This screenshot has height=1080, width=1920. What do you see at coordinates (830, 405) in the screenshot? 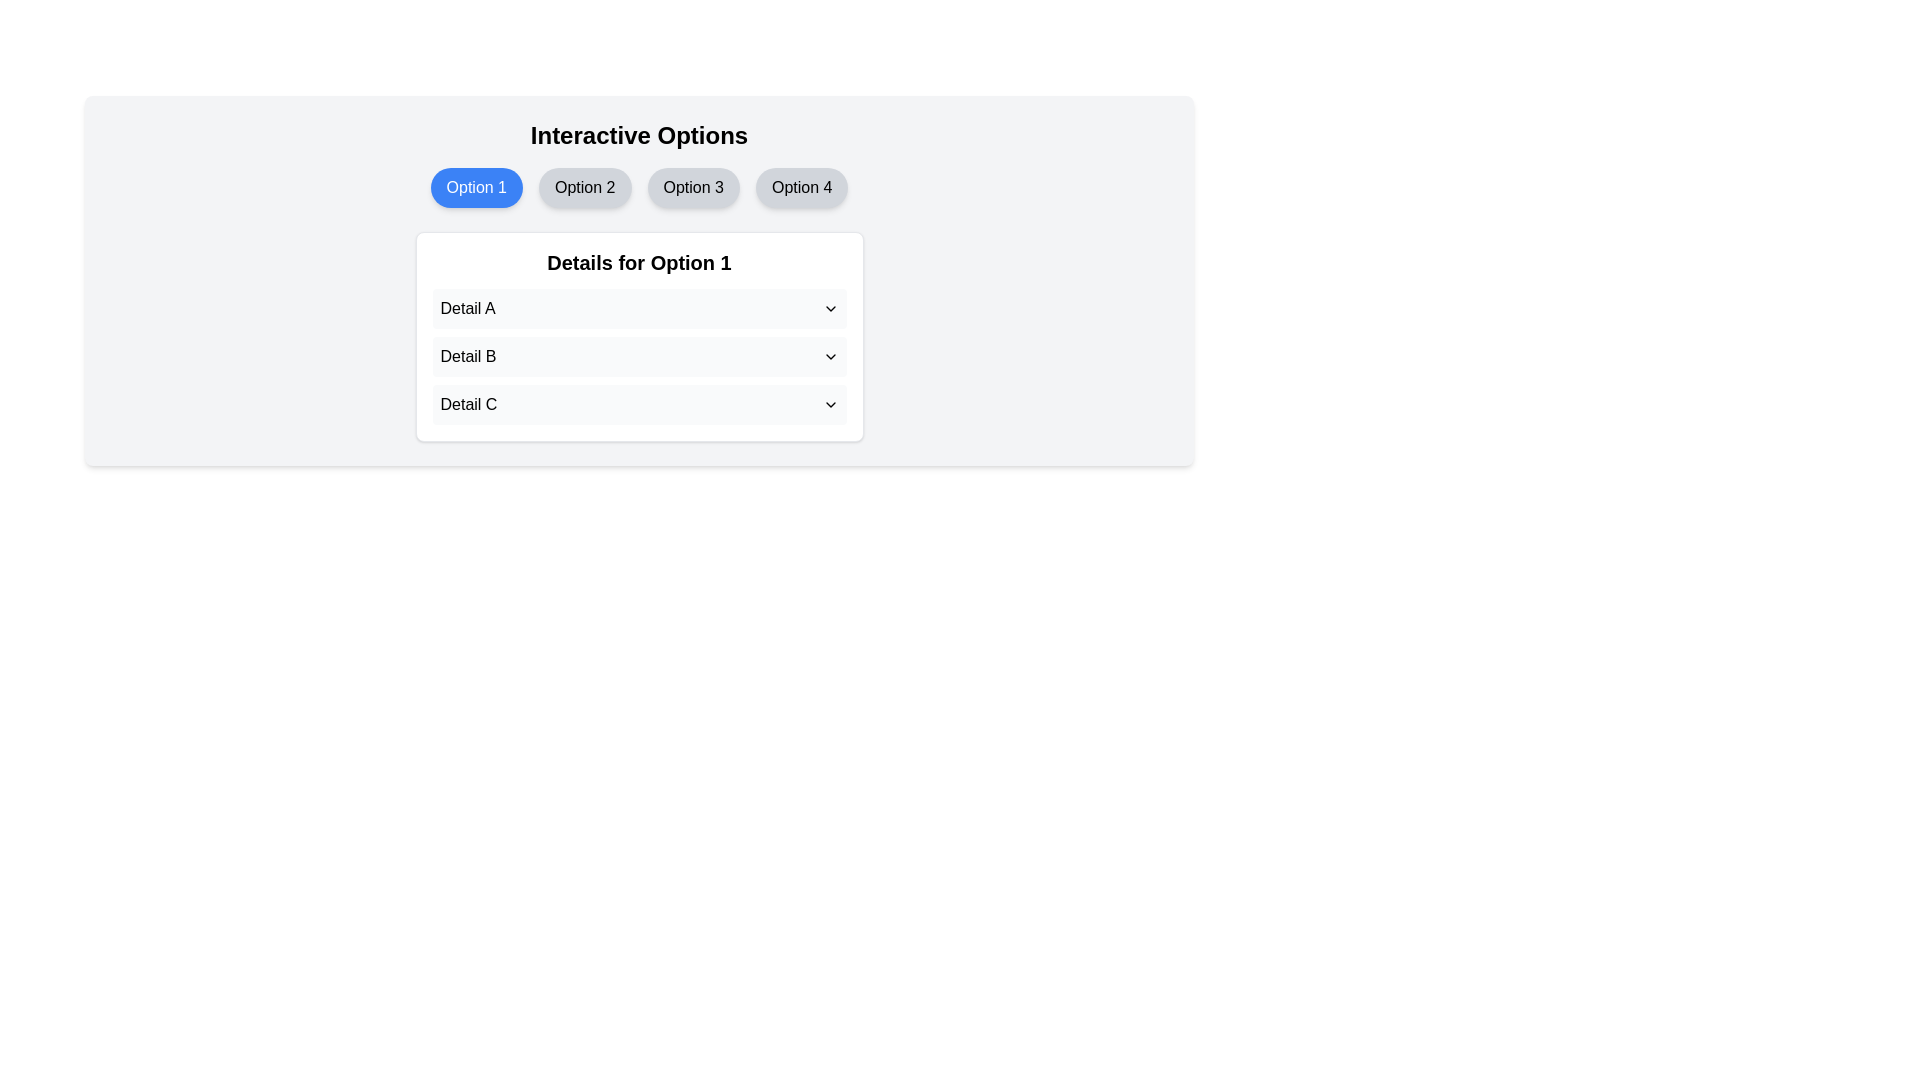
I see `the Dropdown Expansion Icon located at the right end of the 'Detail C' dropdown row` at bounding box center [830, 405].